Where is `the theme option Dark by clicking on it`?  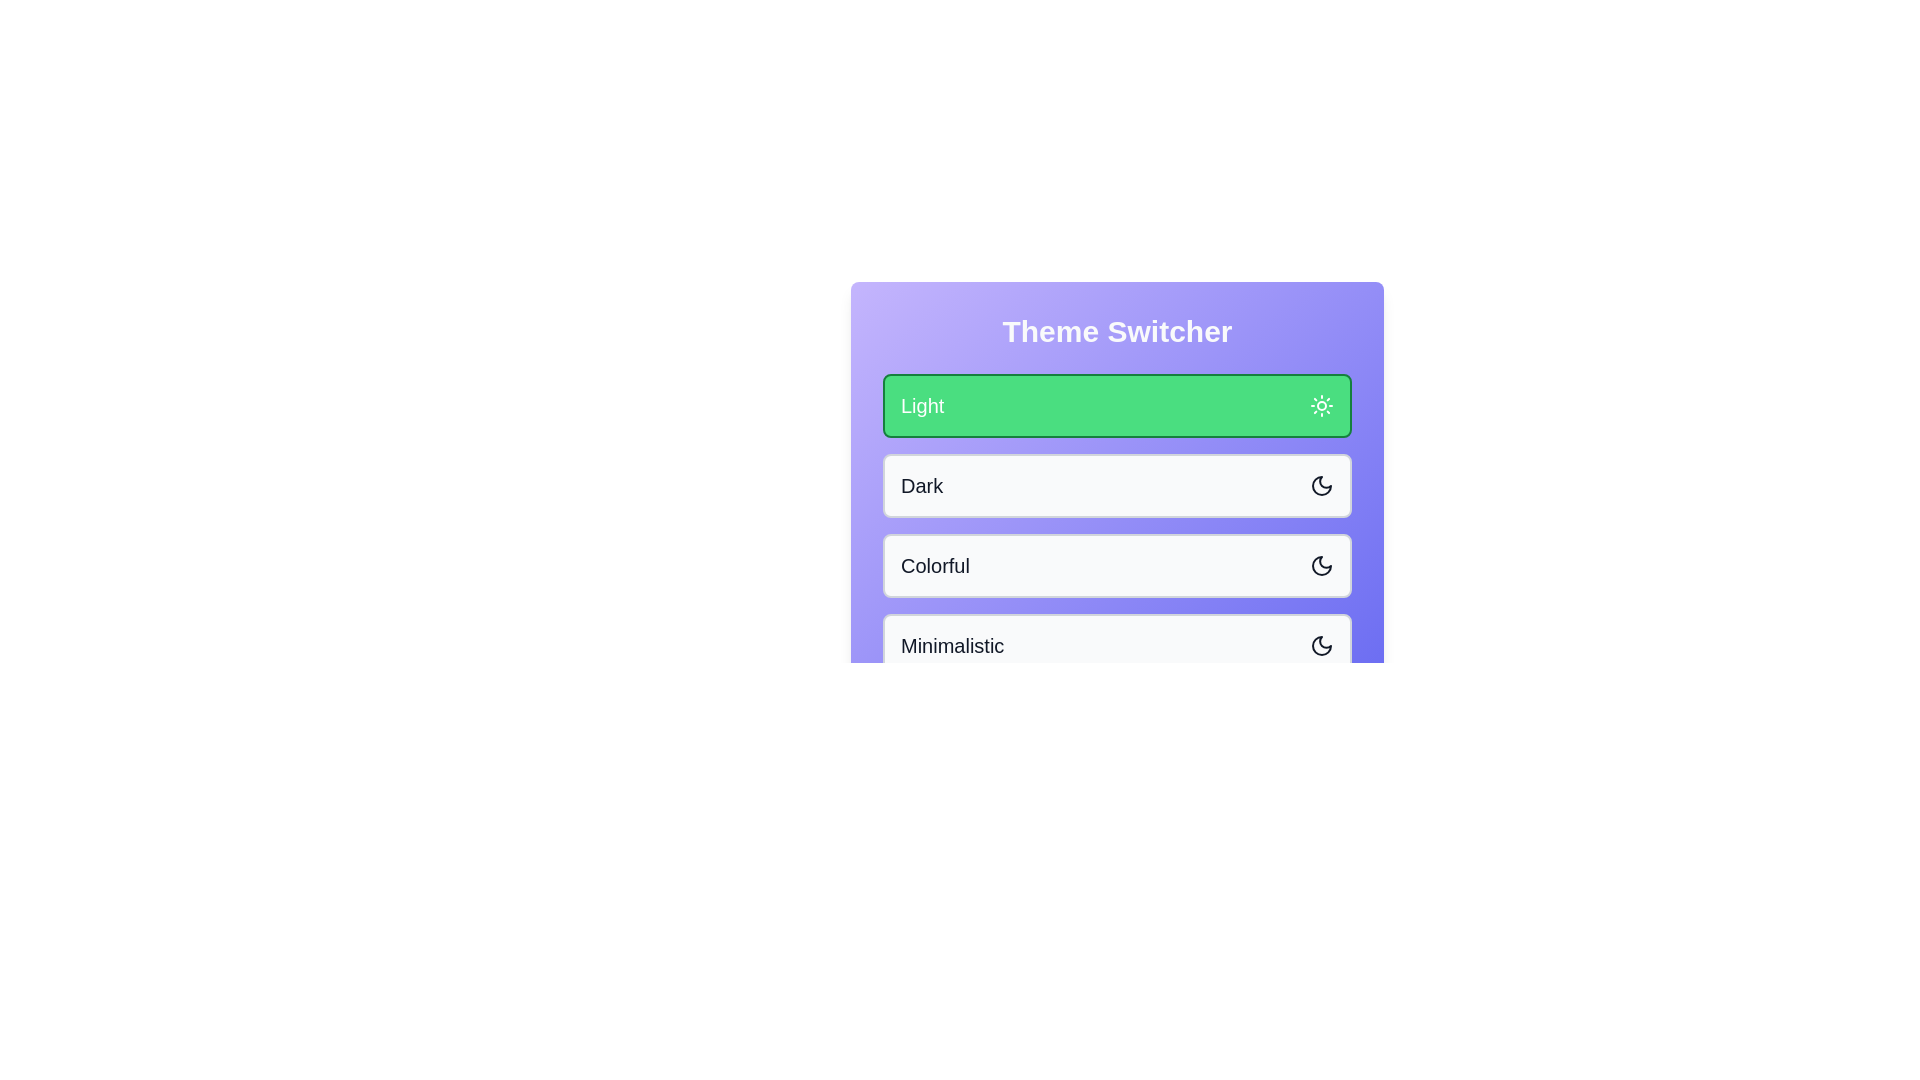 the theme option Dark by clicking on it is located at coordinates (1116, 486).